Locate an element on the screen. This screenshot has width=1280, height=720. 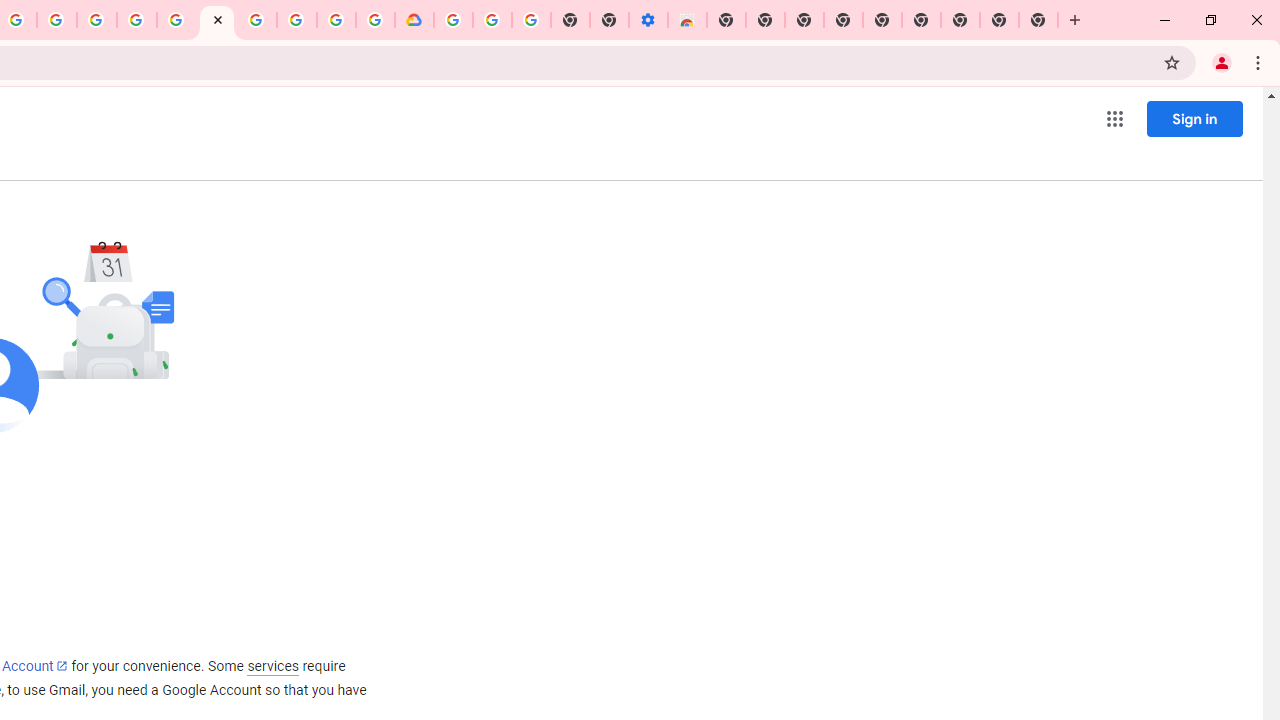
'Settings - Accessibility' is located at coordinates (648, 20).